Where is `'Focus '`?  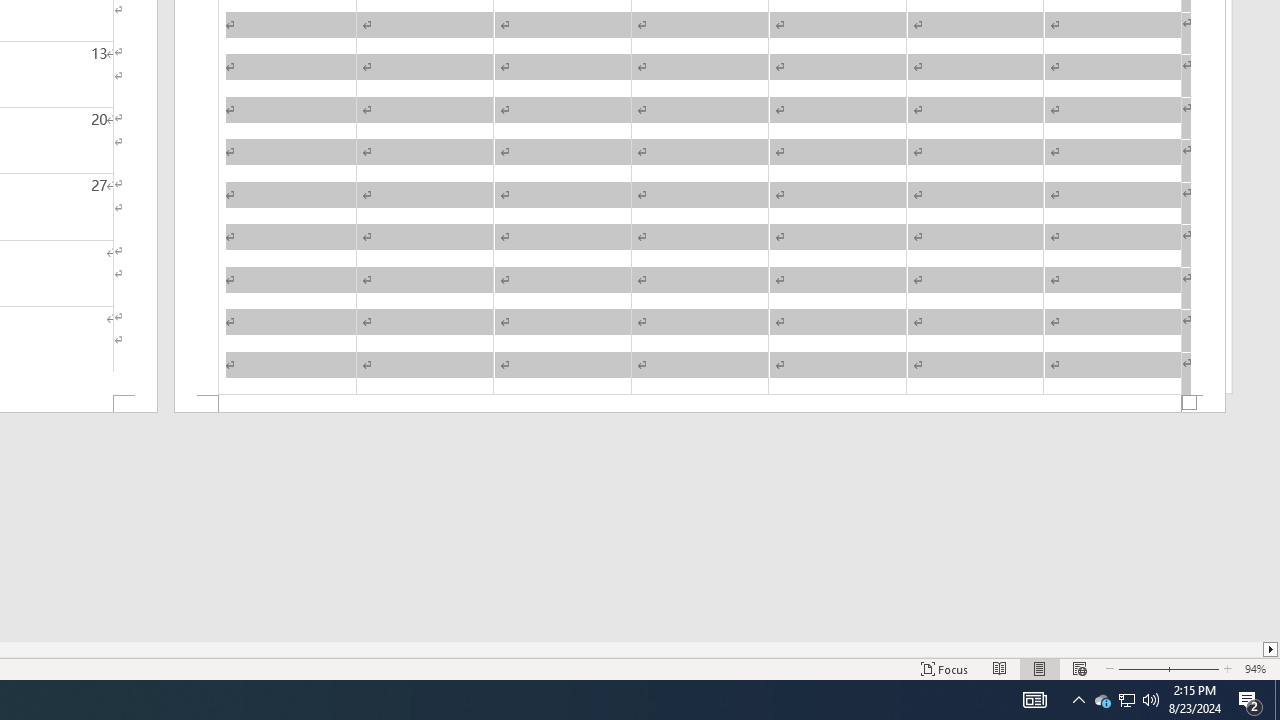
'Focus ' is located at coordinates (943, 669).